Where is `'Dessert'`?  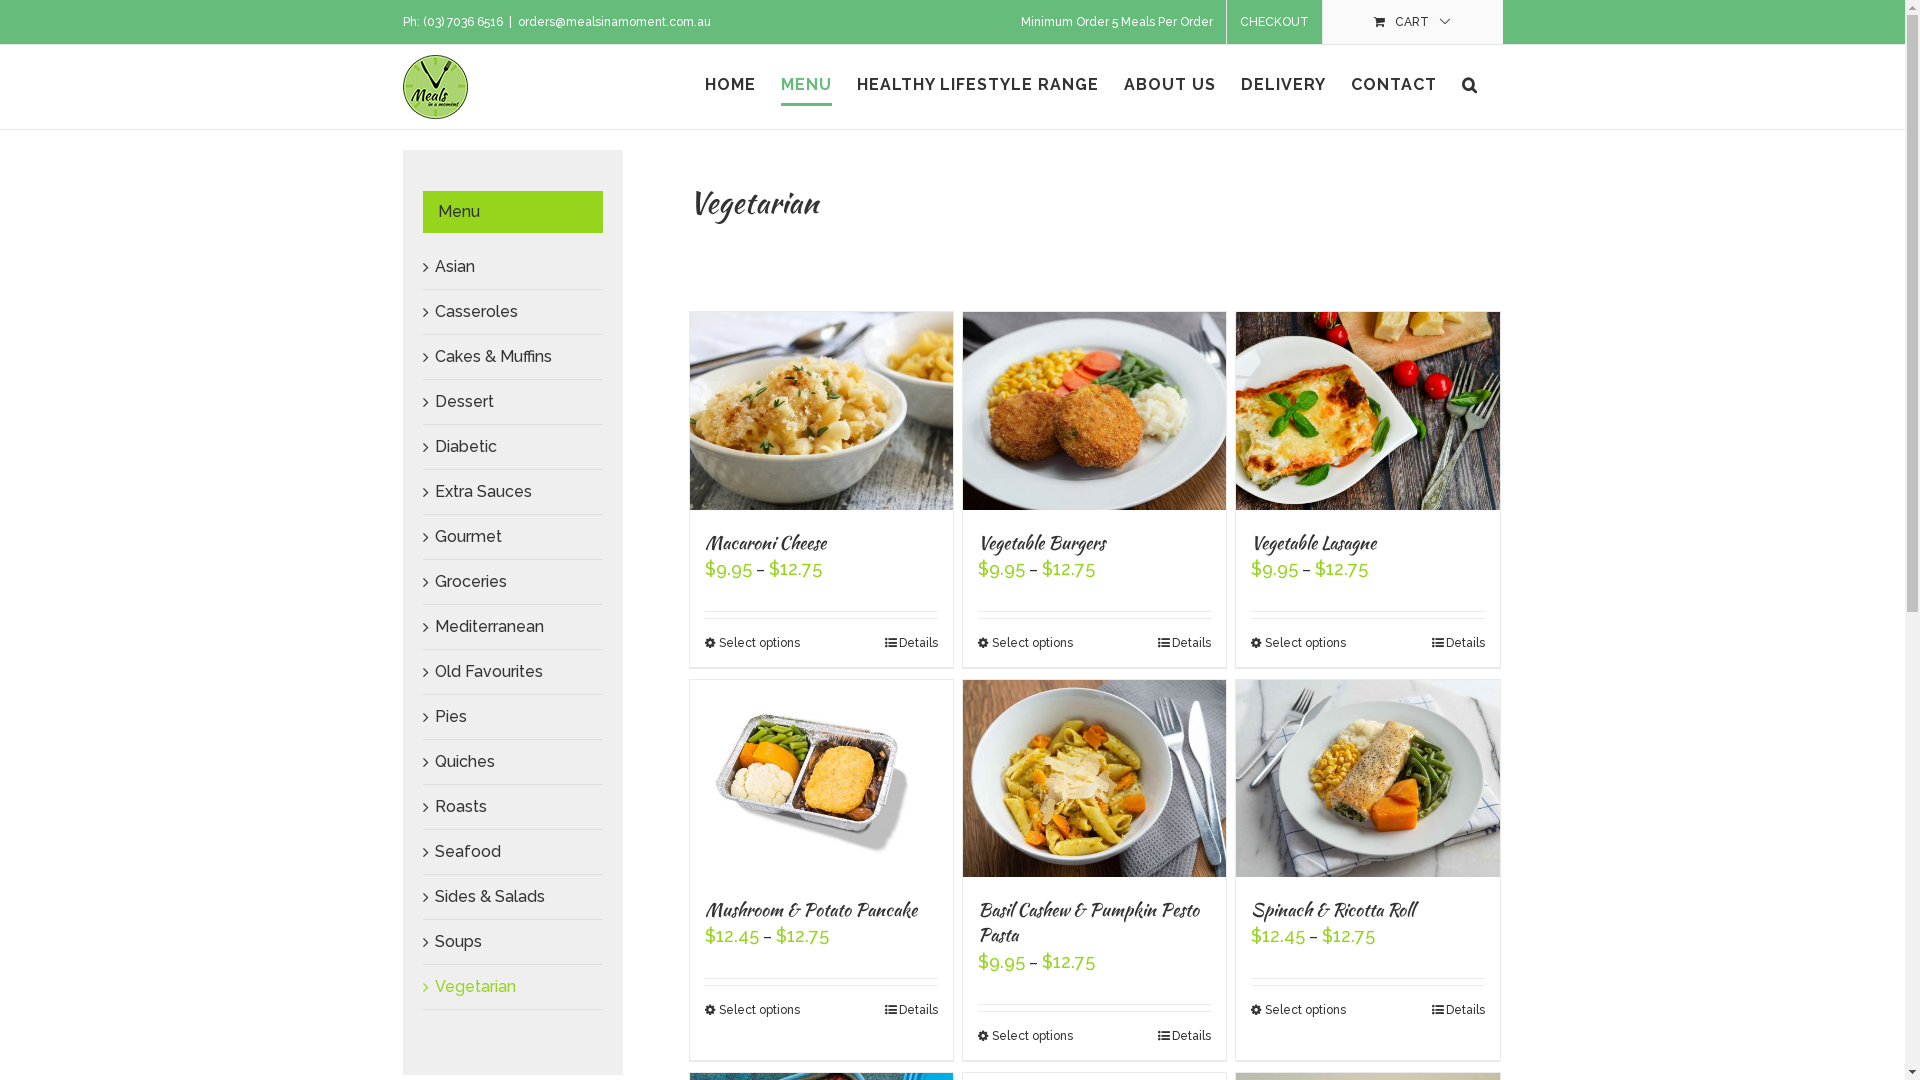
'Dessert' is located at coordinates (462, 401).